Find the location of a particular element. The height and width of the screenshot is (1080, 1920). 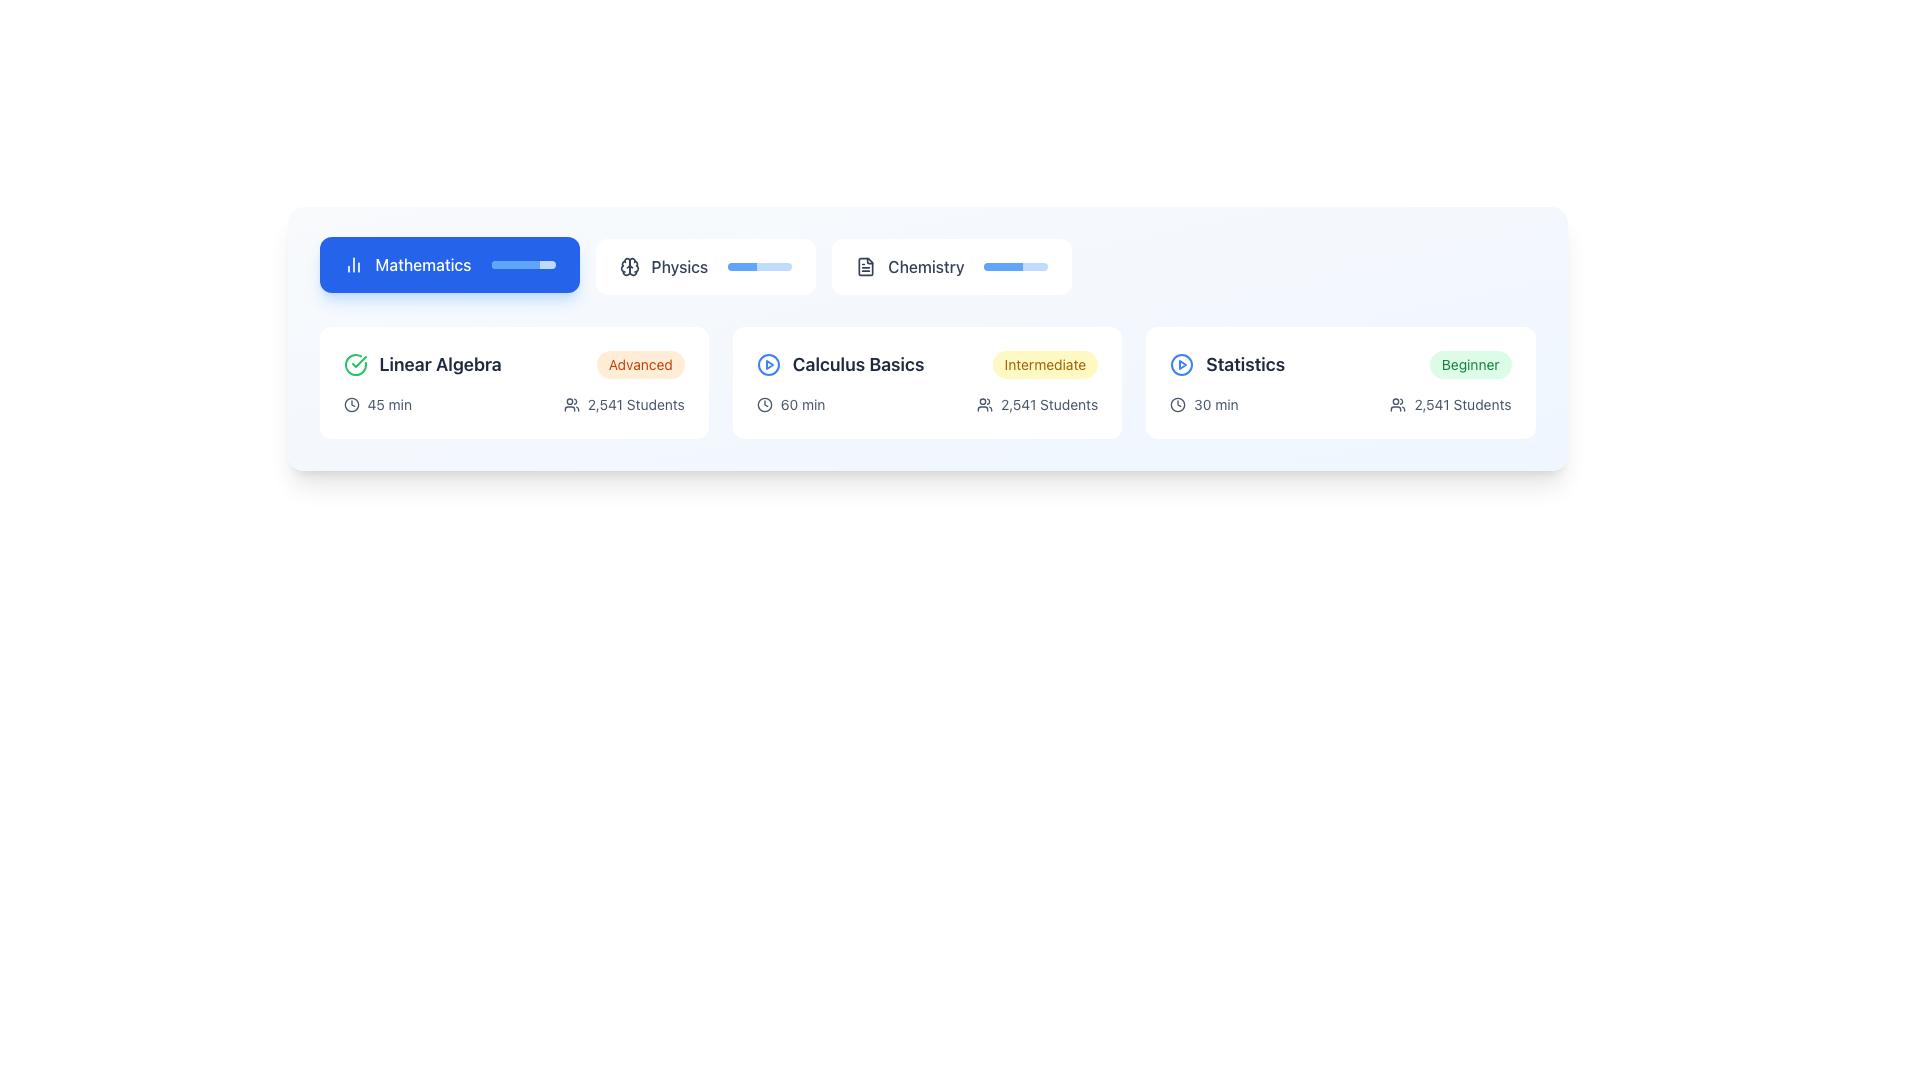

the vertical bar chart icon located to the left of the 'Mathematics' button, which is styled with light-colored strokes and positioned within a blue rectangular area with rounded corners is located at coordinates (353, 264).